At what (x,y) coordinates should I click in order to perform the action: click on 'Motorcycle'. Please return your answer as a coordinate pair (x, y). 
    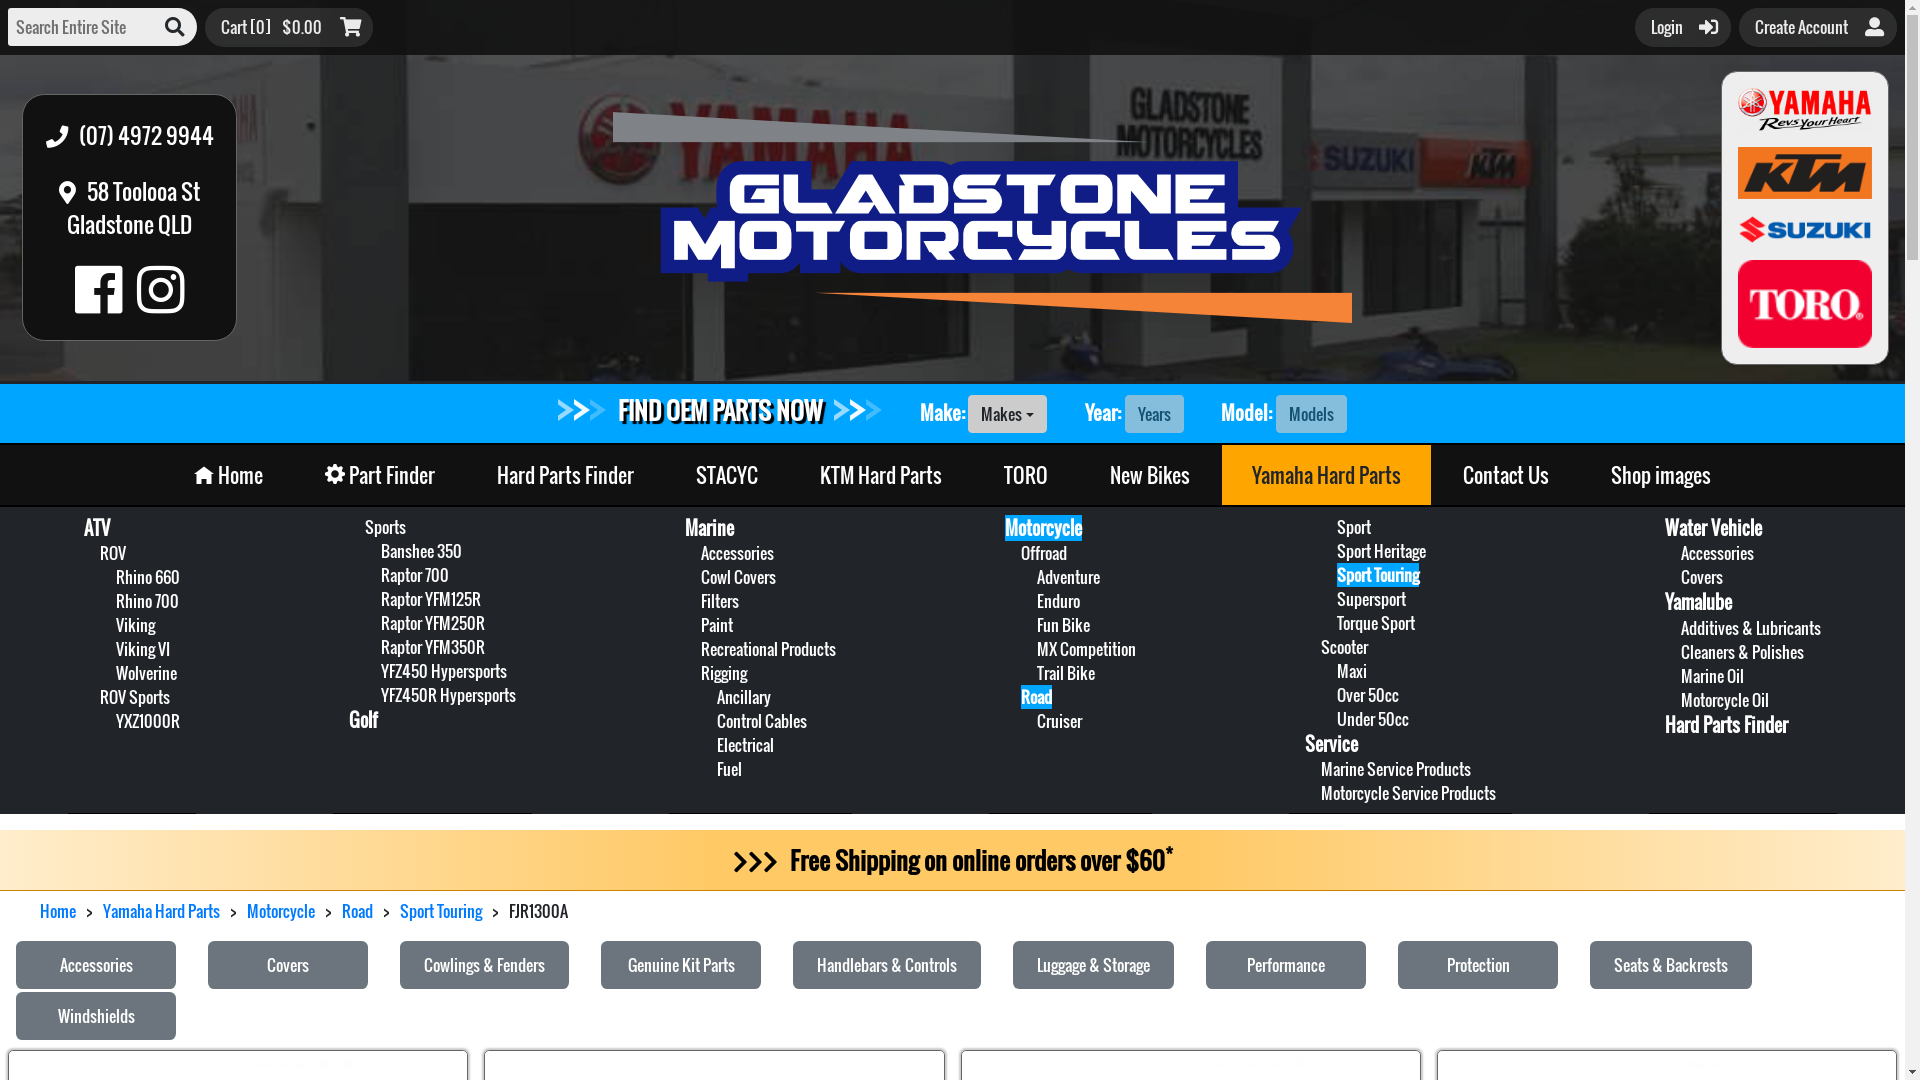
    Looking at the image, I should click on (280, 910).